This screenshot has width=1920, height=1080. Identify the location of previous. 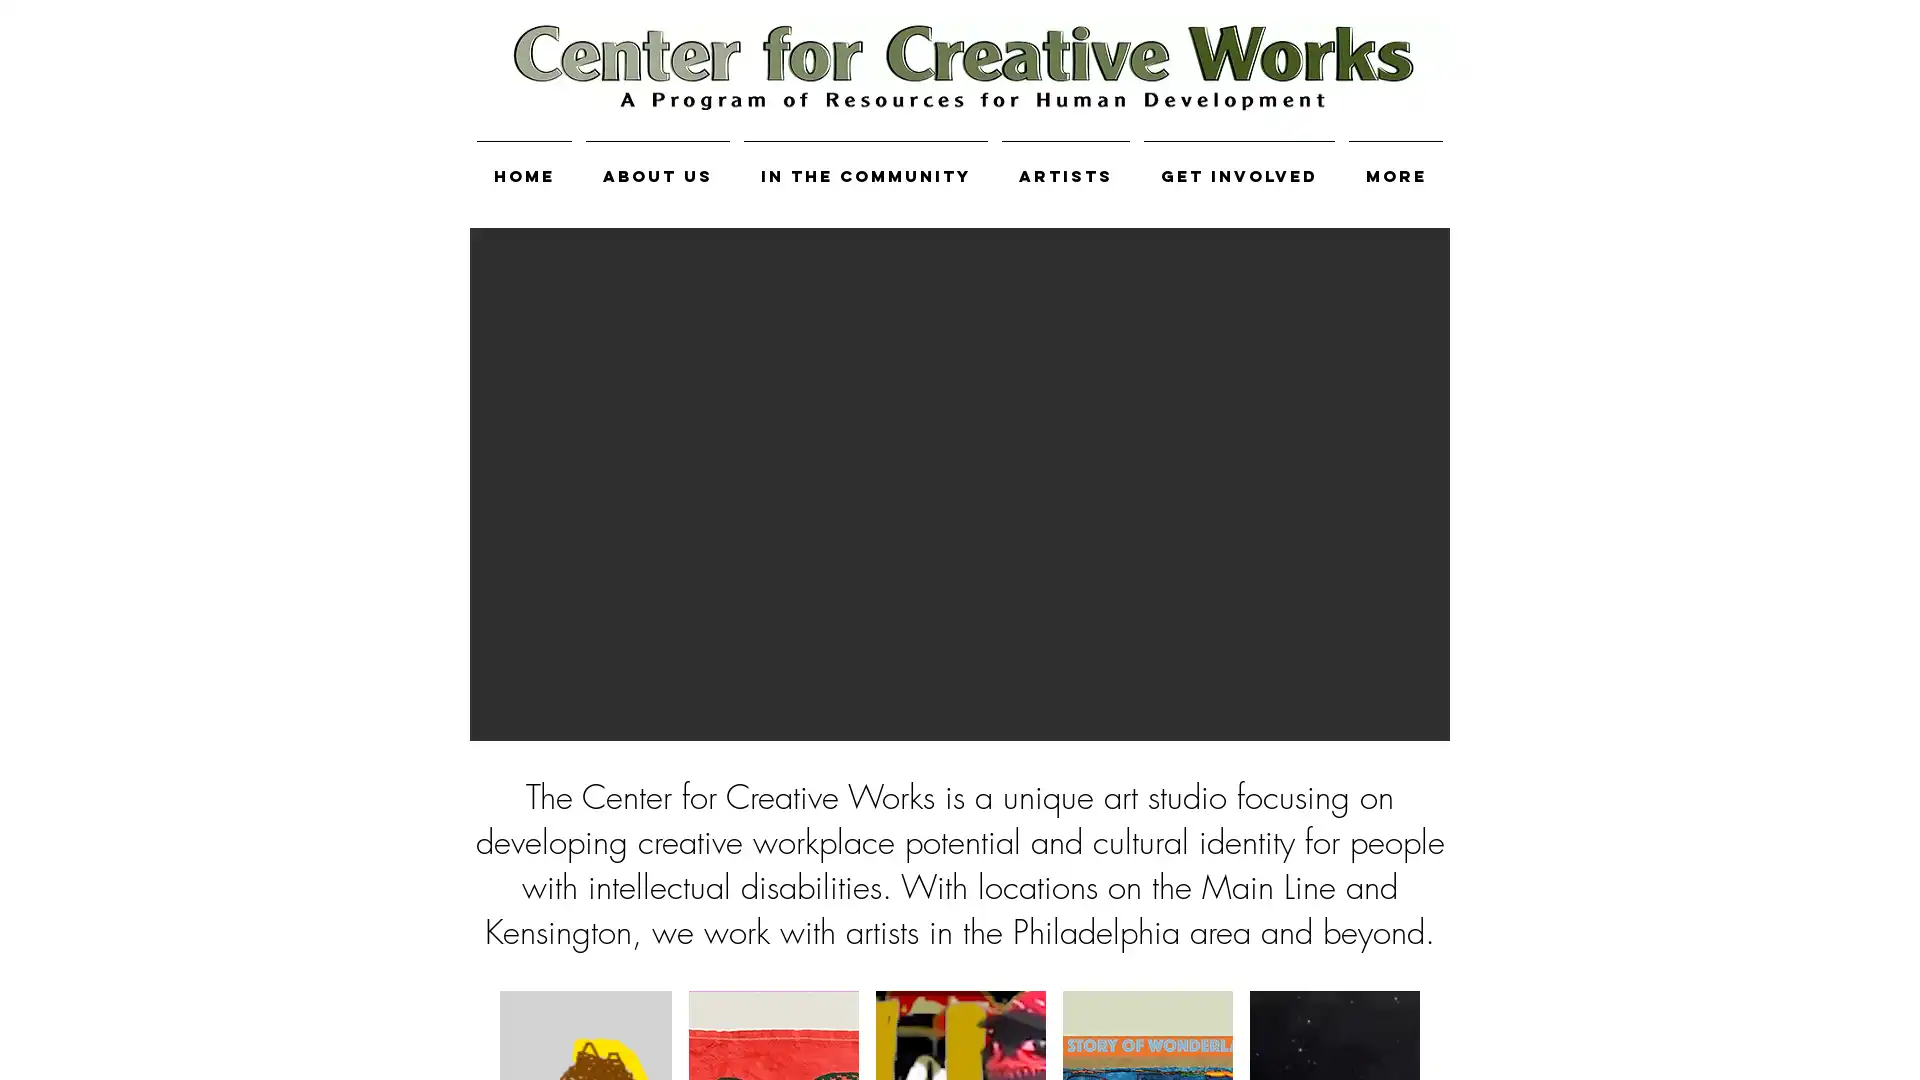
(512, 483).